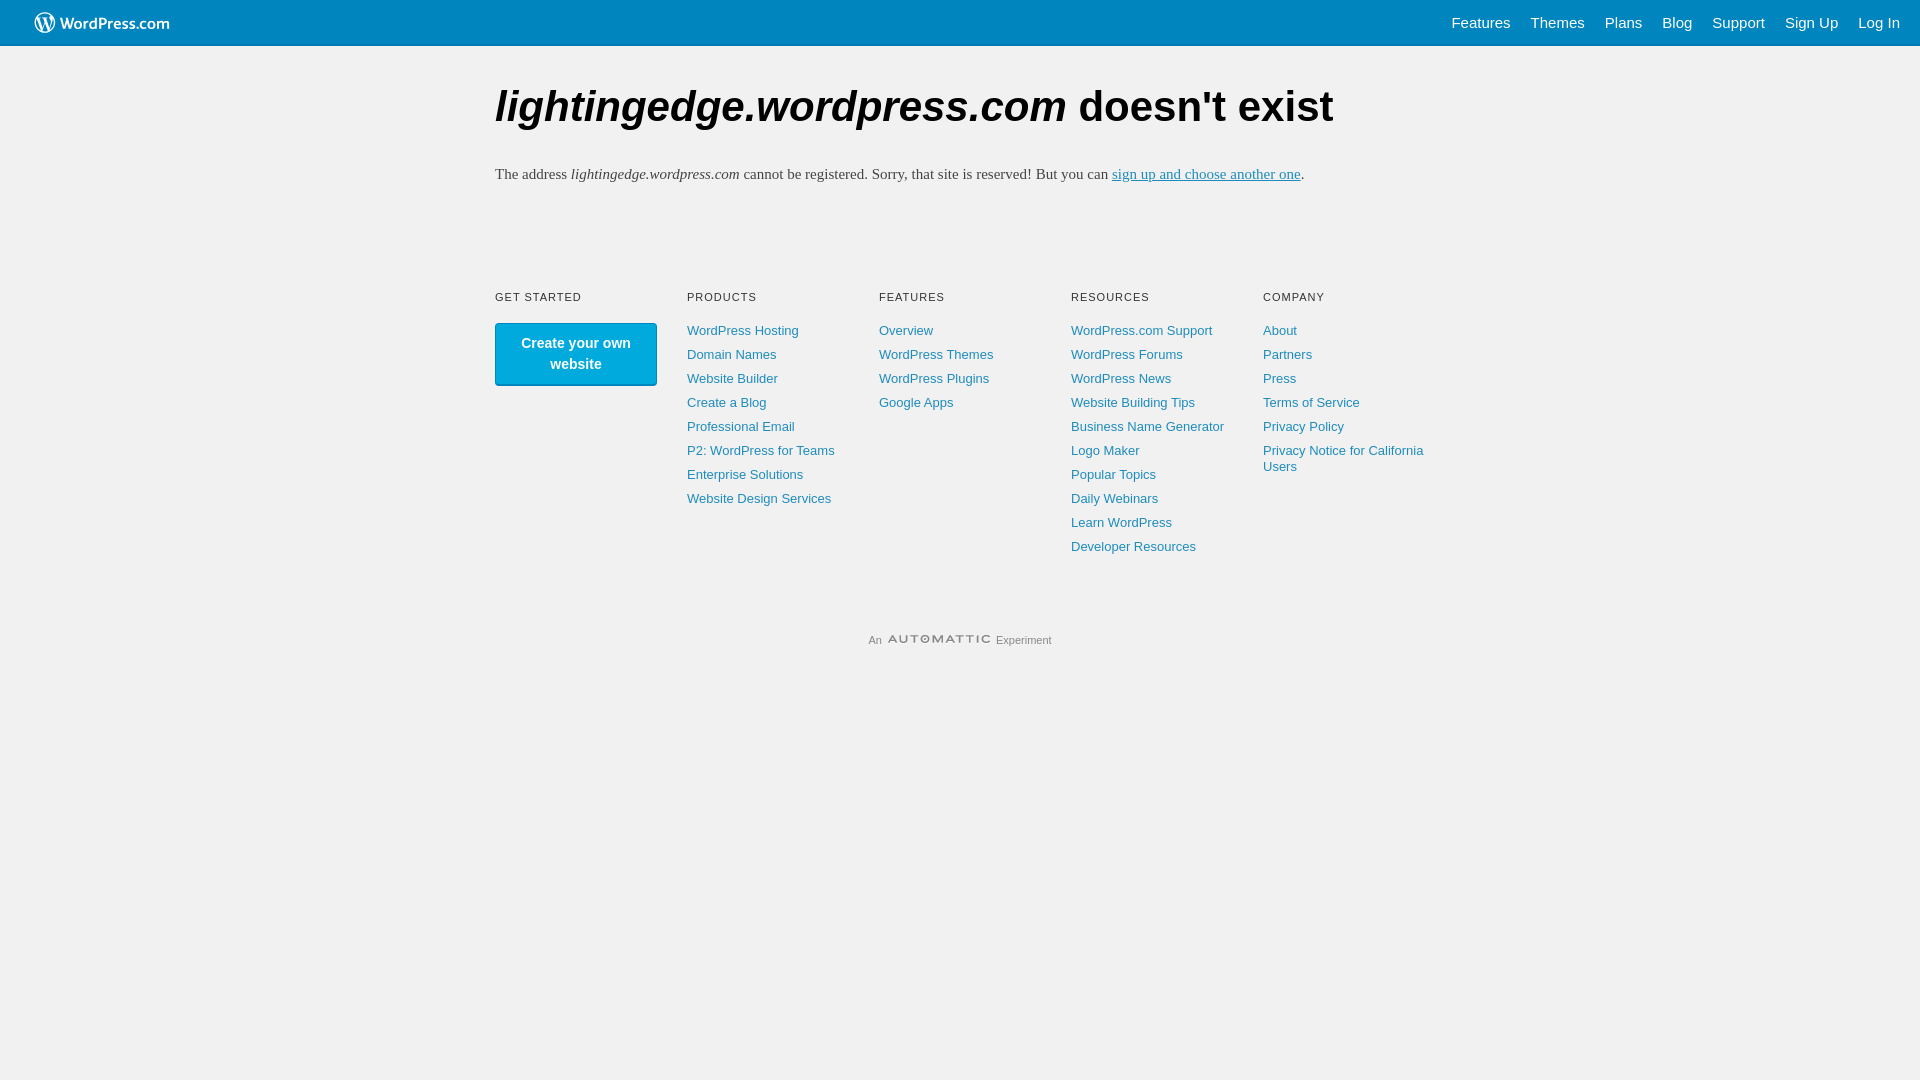 This screenshot has height=1080, width=1920. What do you see at coordinates (1113, 497) in the screenshot?
I see `'Daily Webinars'` at bounding box center [1113, 497].